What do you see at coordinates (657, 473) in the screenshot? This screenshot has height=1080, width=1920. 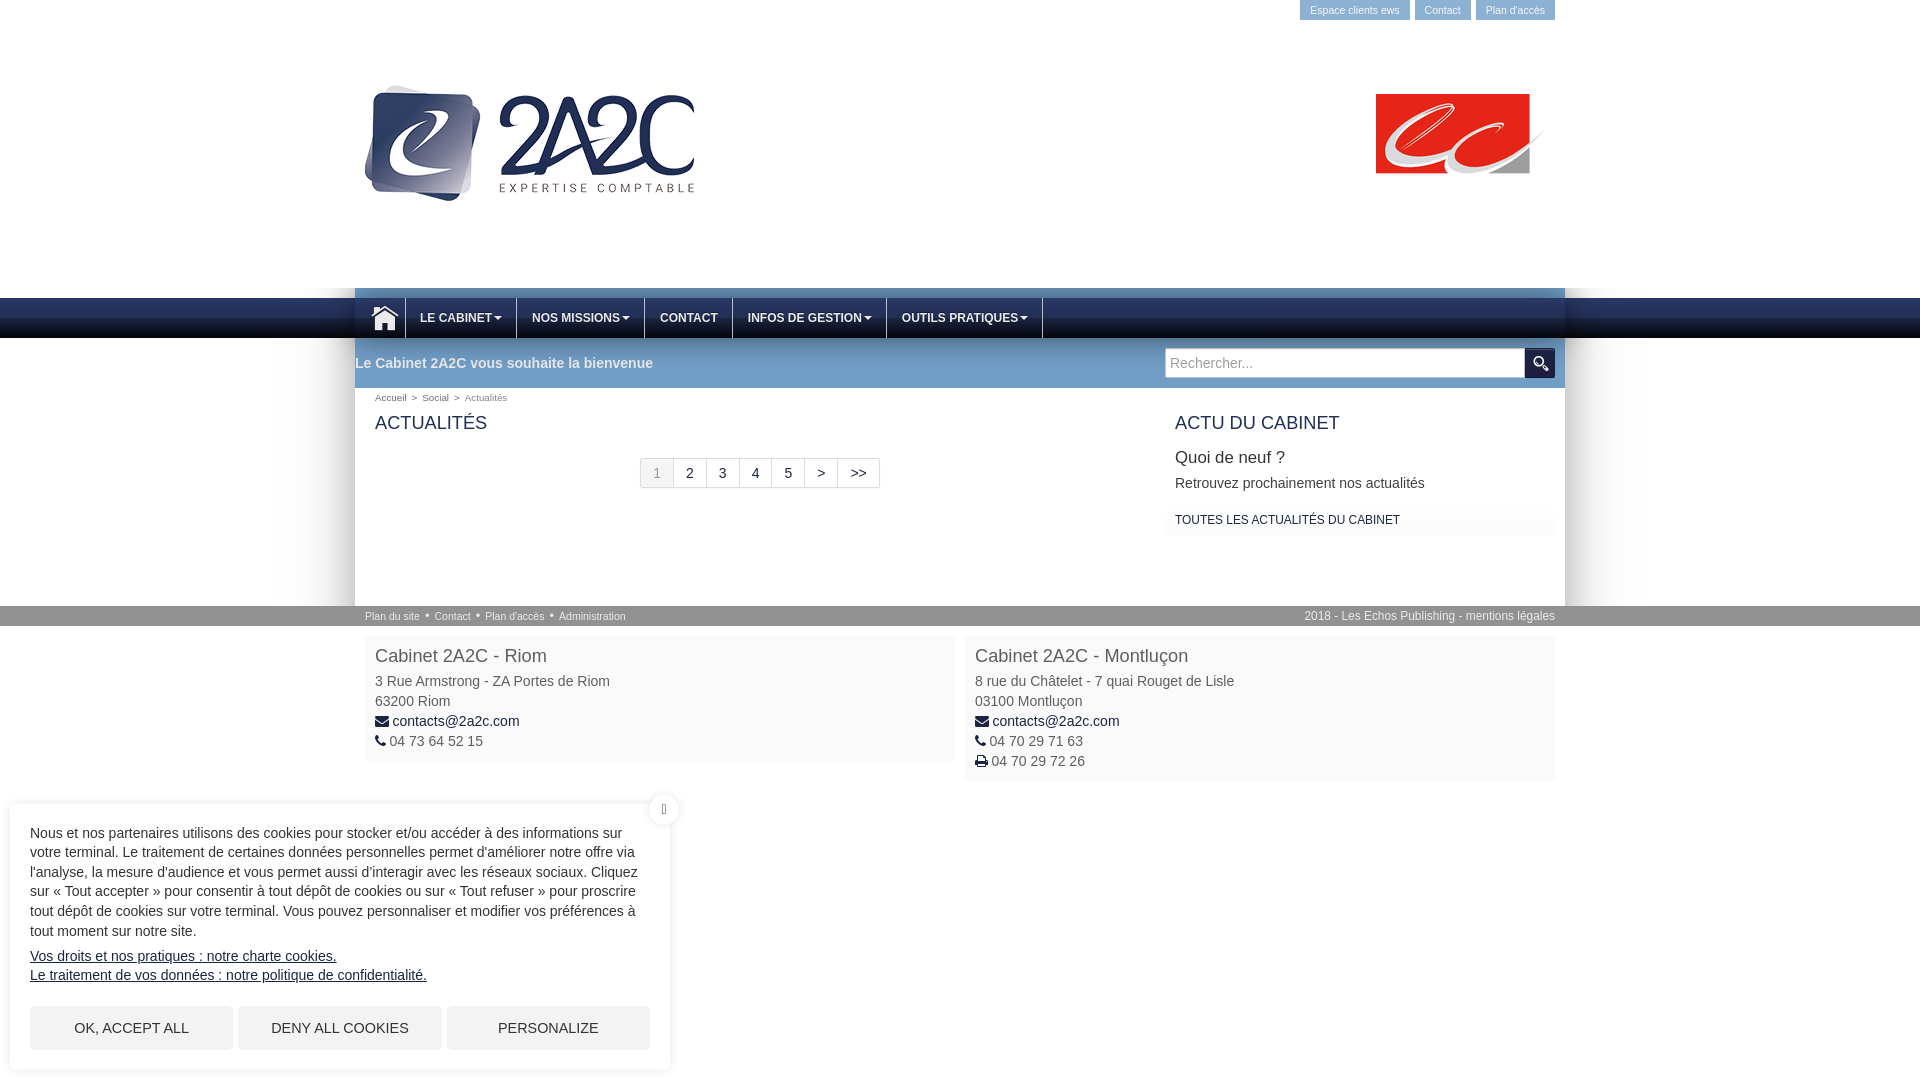 I see `'1'` at bounding box center [657, 473].